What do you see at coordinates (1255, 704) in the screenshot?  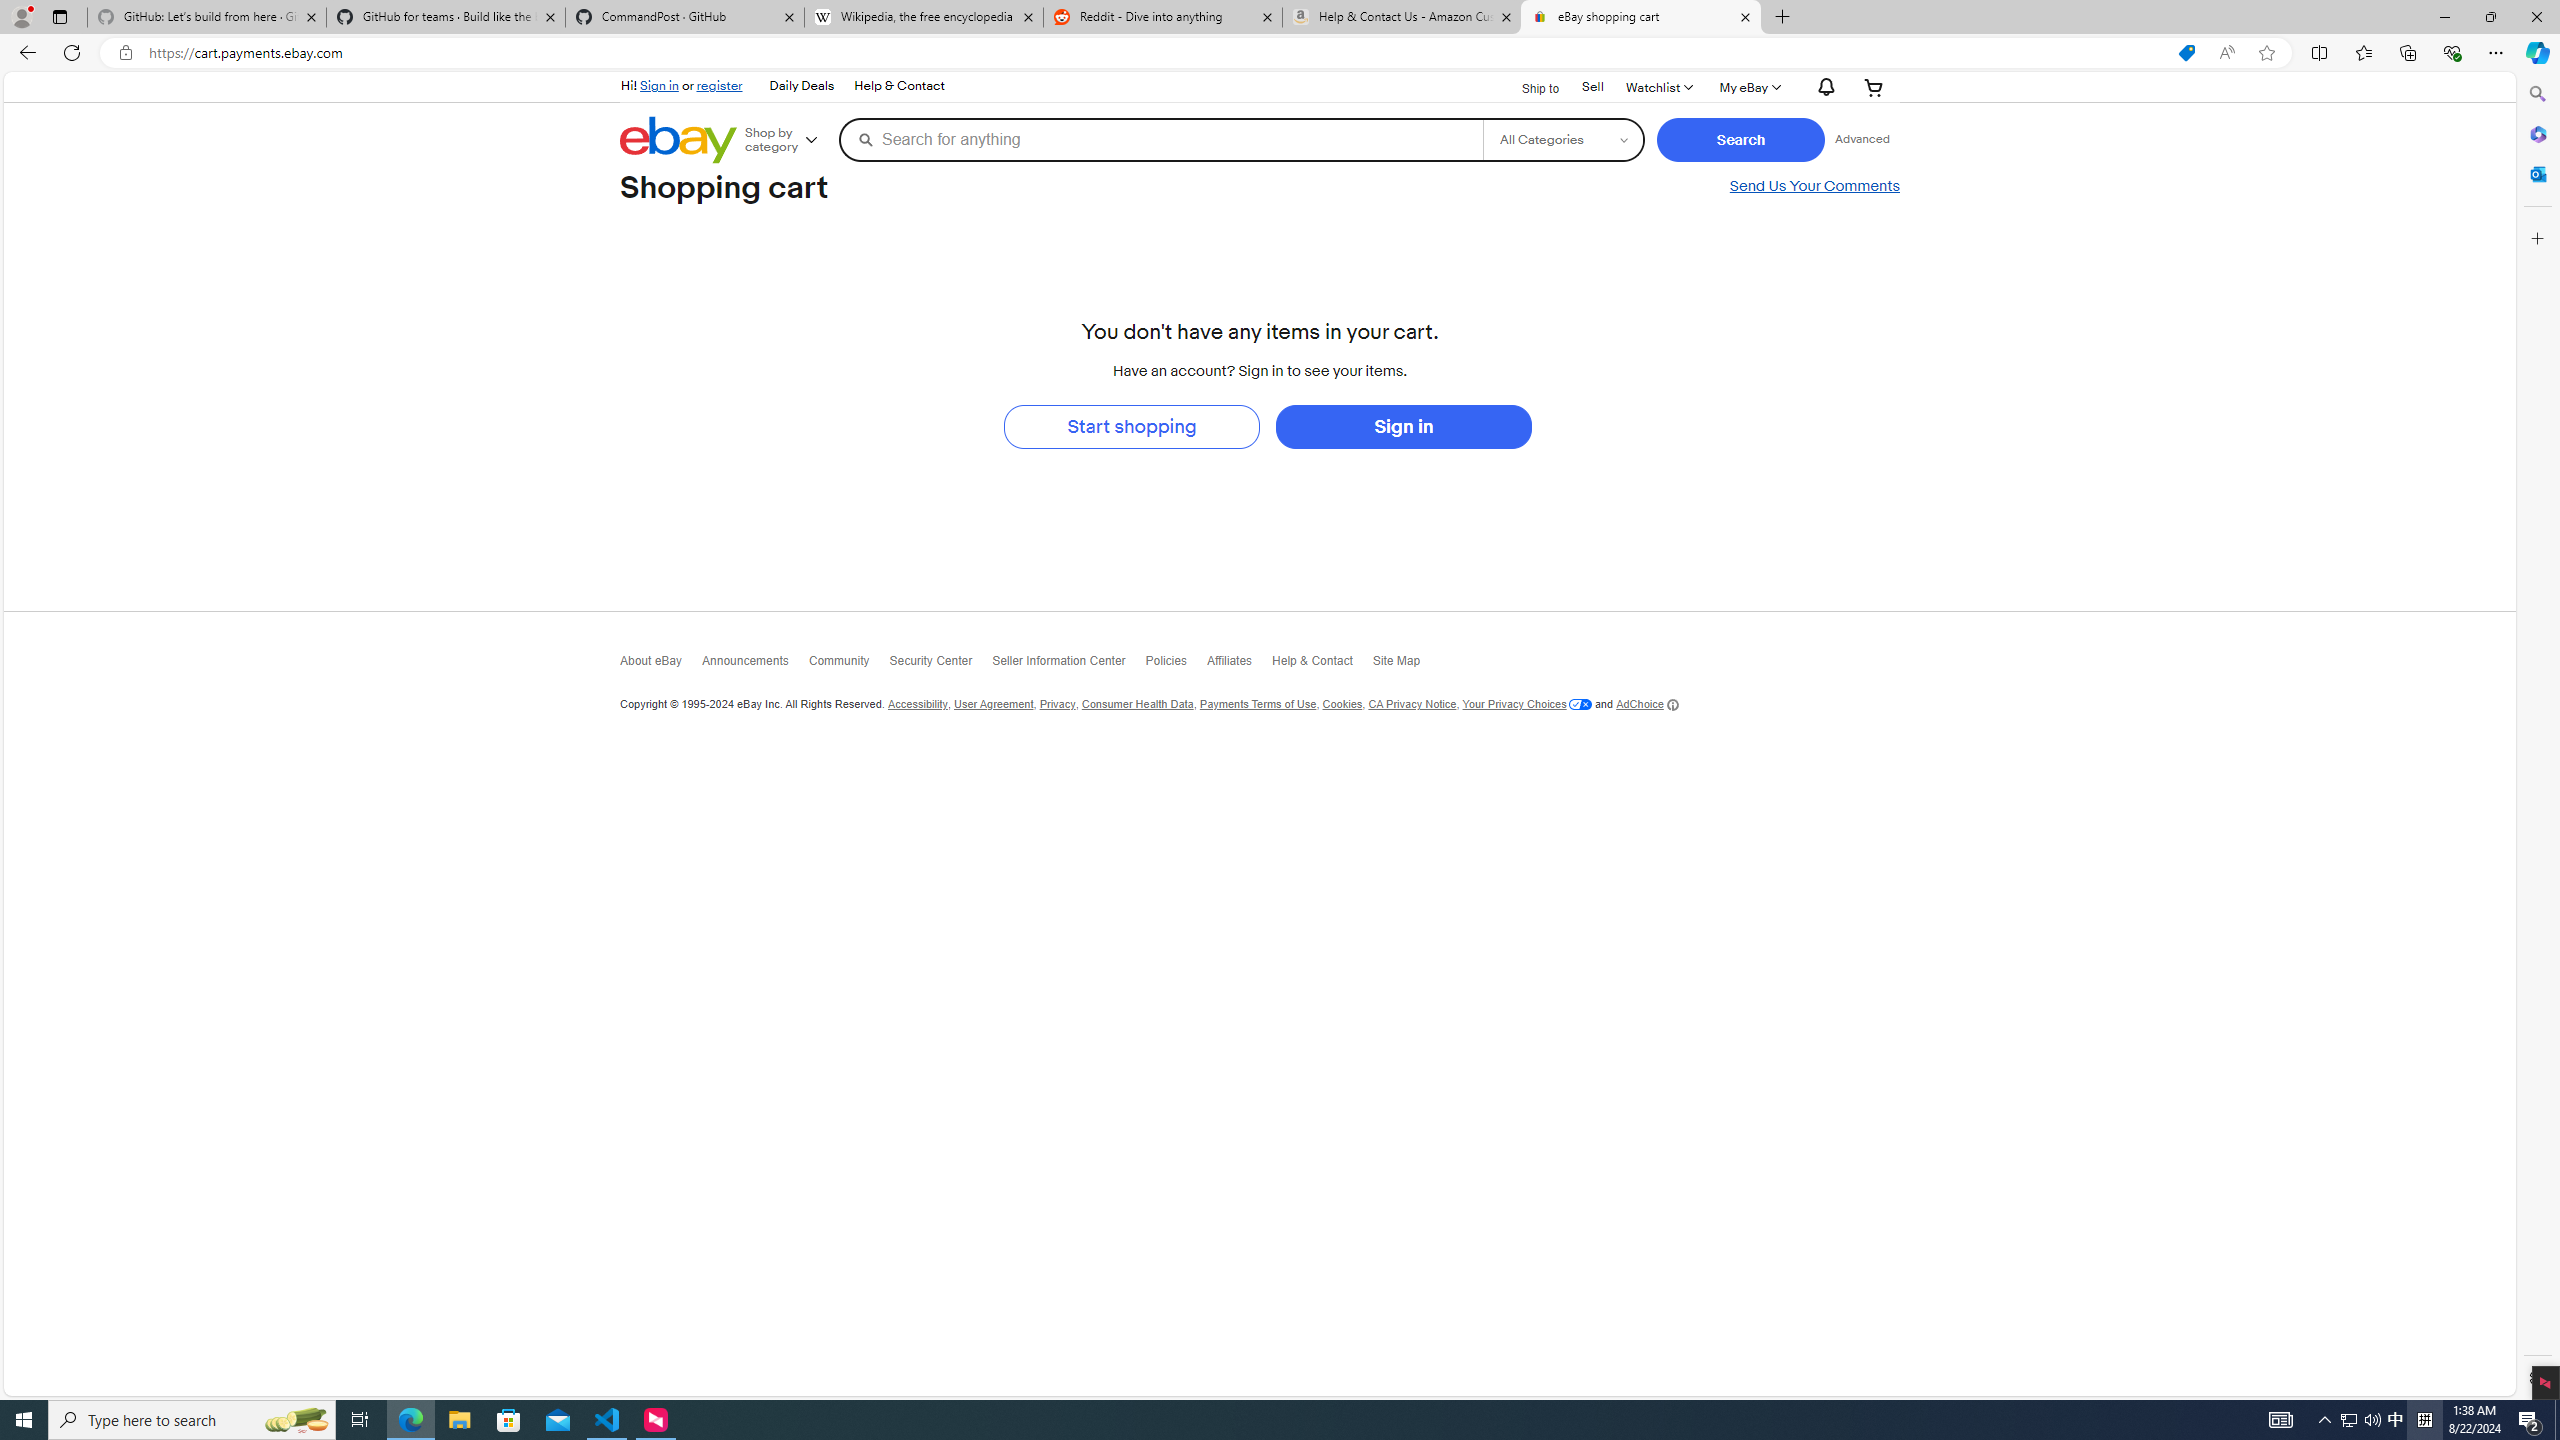 I see `'Payments Terms of Use'` at bounding box center [1255, 704].